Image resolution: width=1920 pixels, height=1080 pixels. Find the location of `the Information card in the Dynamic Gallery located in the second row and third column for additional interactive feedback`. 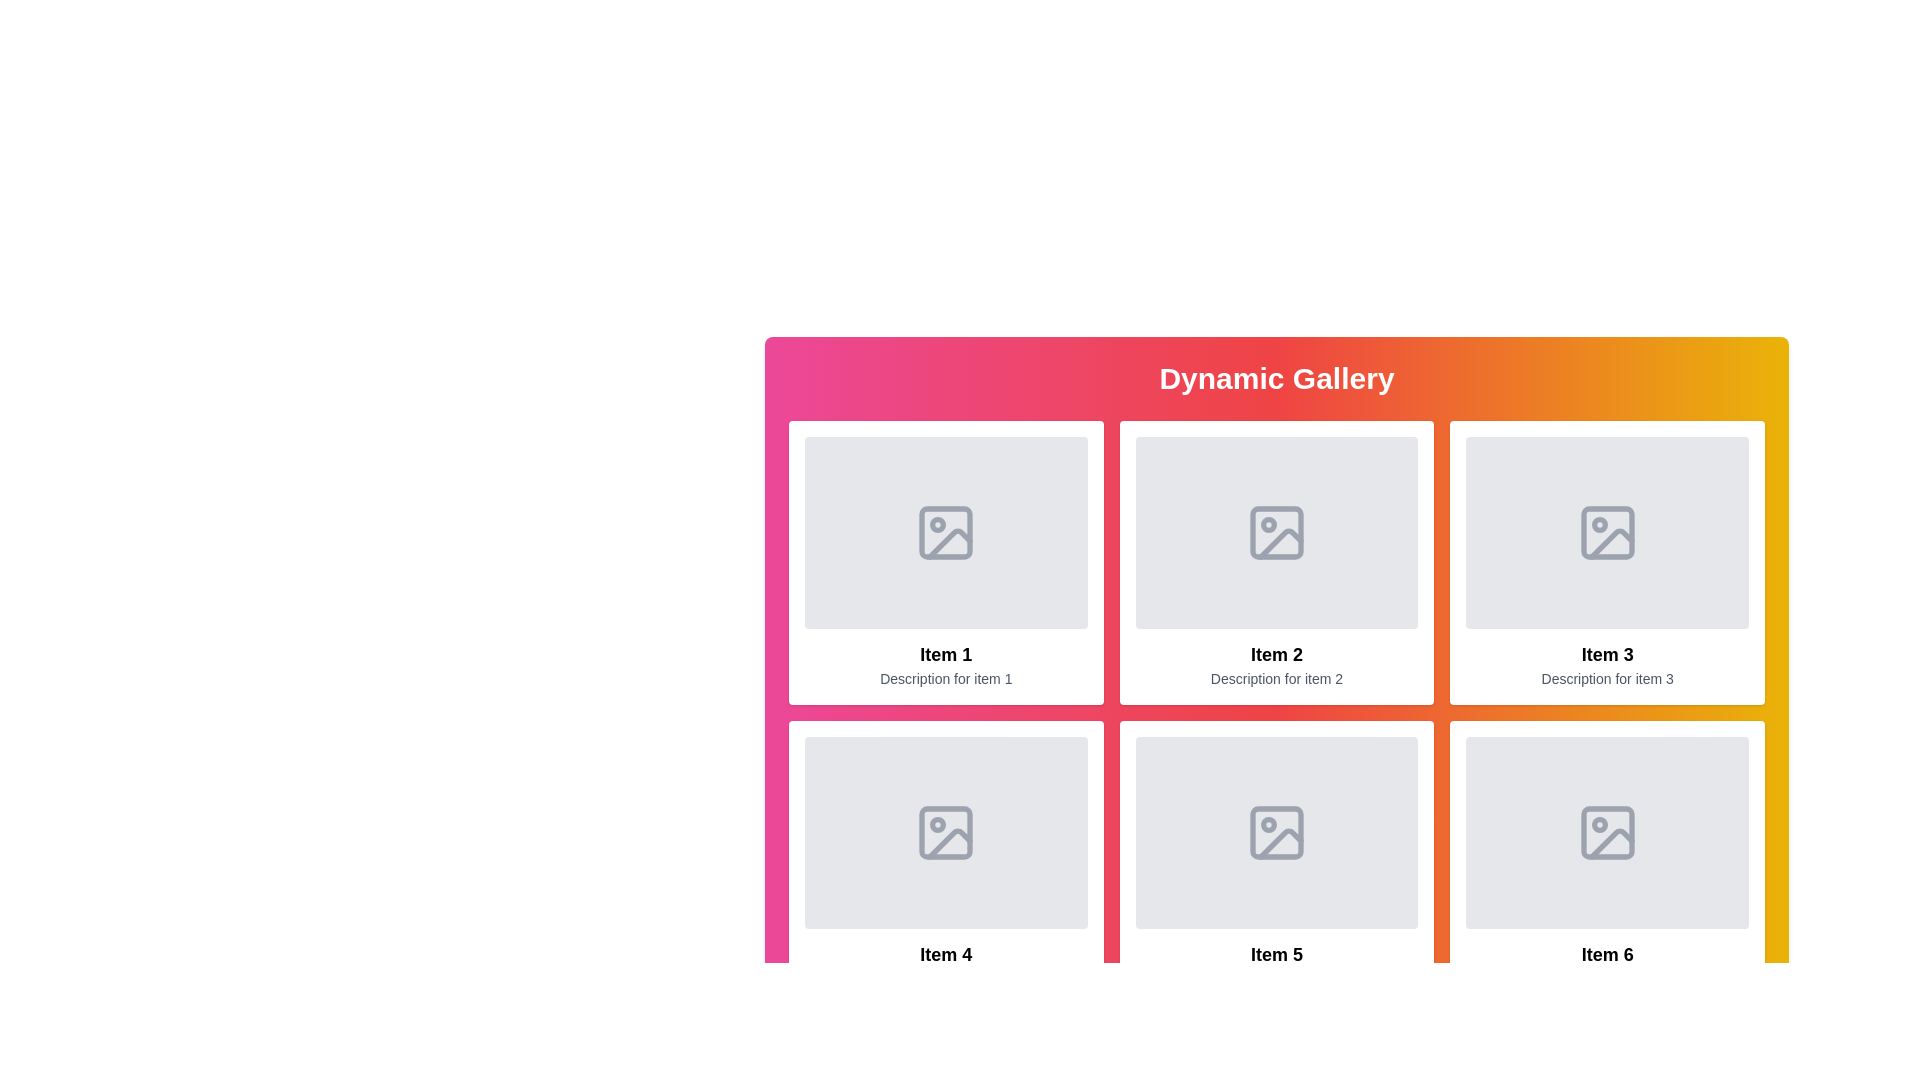

the Information card in the Dynamic Gallery located in the second row and third column for additional interactive feedback is located at coordinates (1607, 862).